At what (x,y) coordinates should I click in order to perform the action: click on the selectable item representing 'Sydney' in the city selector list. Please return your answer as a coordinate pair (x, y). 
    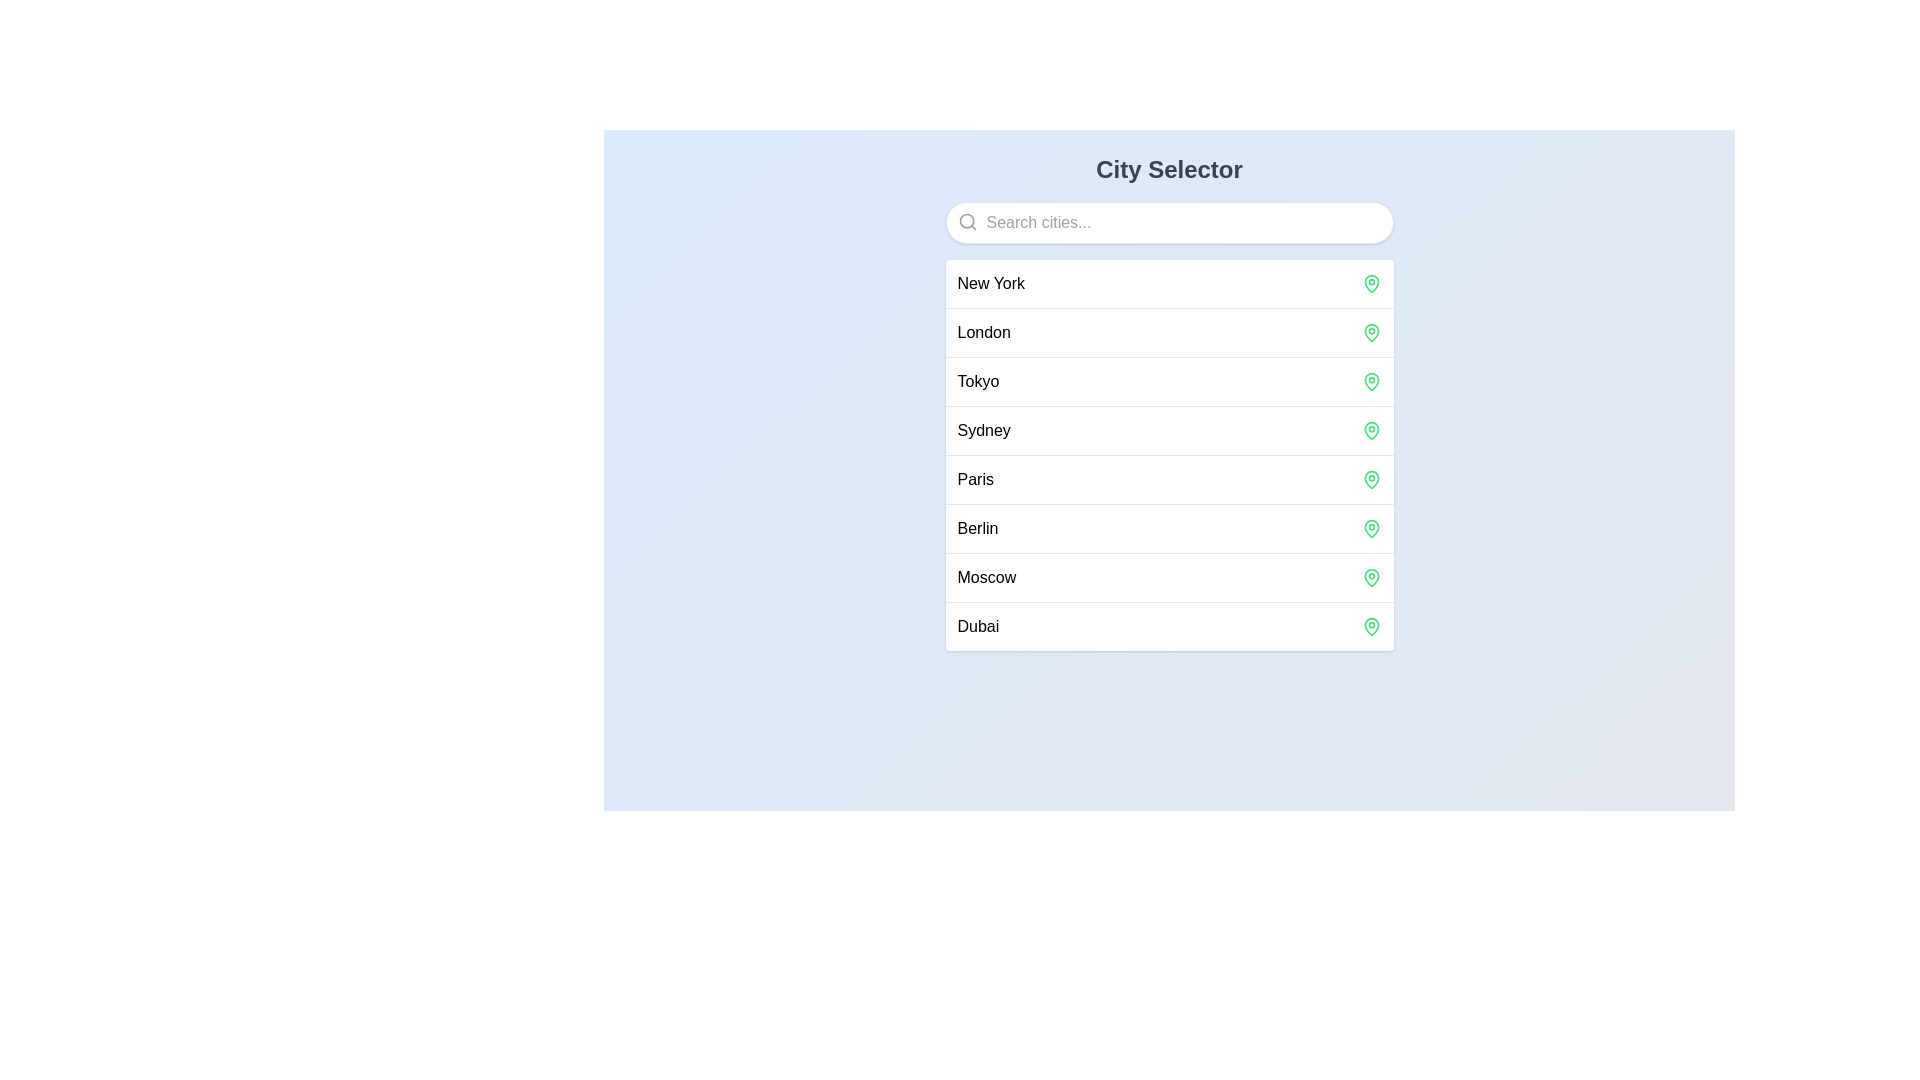
    Looking at the image, I should click on (1169, 429).